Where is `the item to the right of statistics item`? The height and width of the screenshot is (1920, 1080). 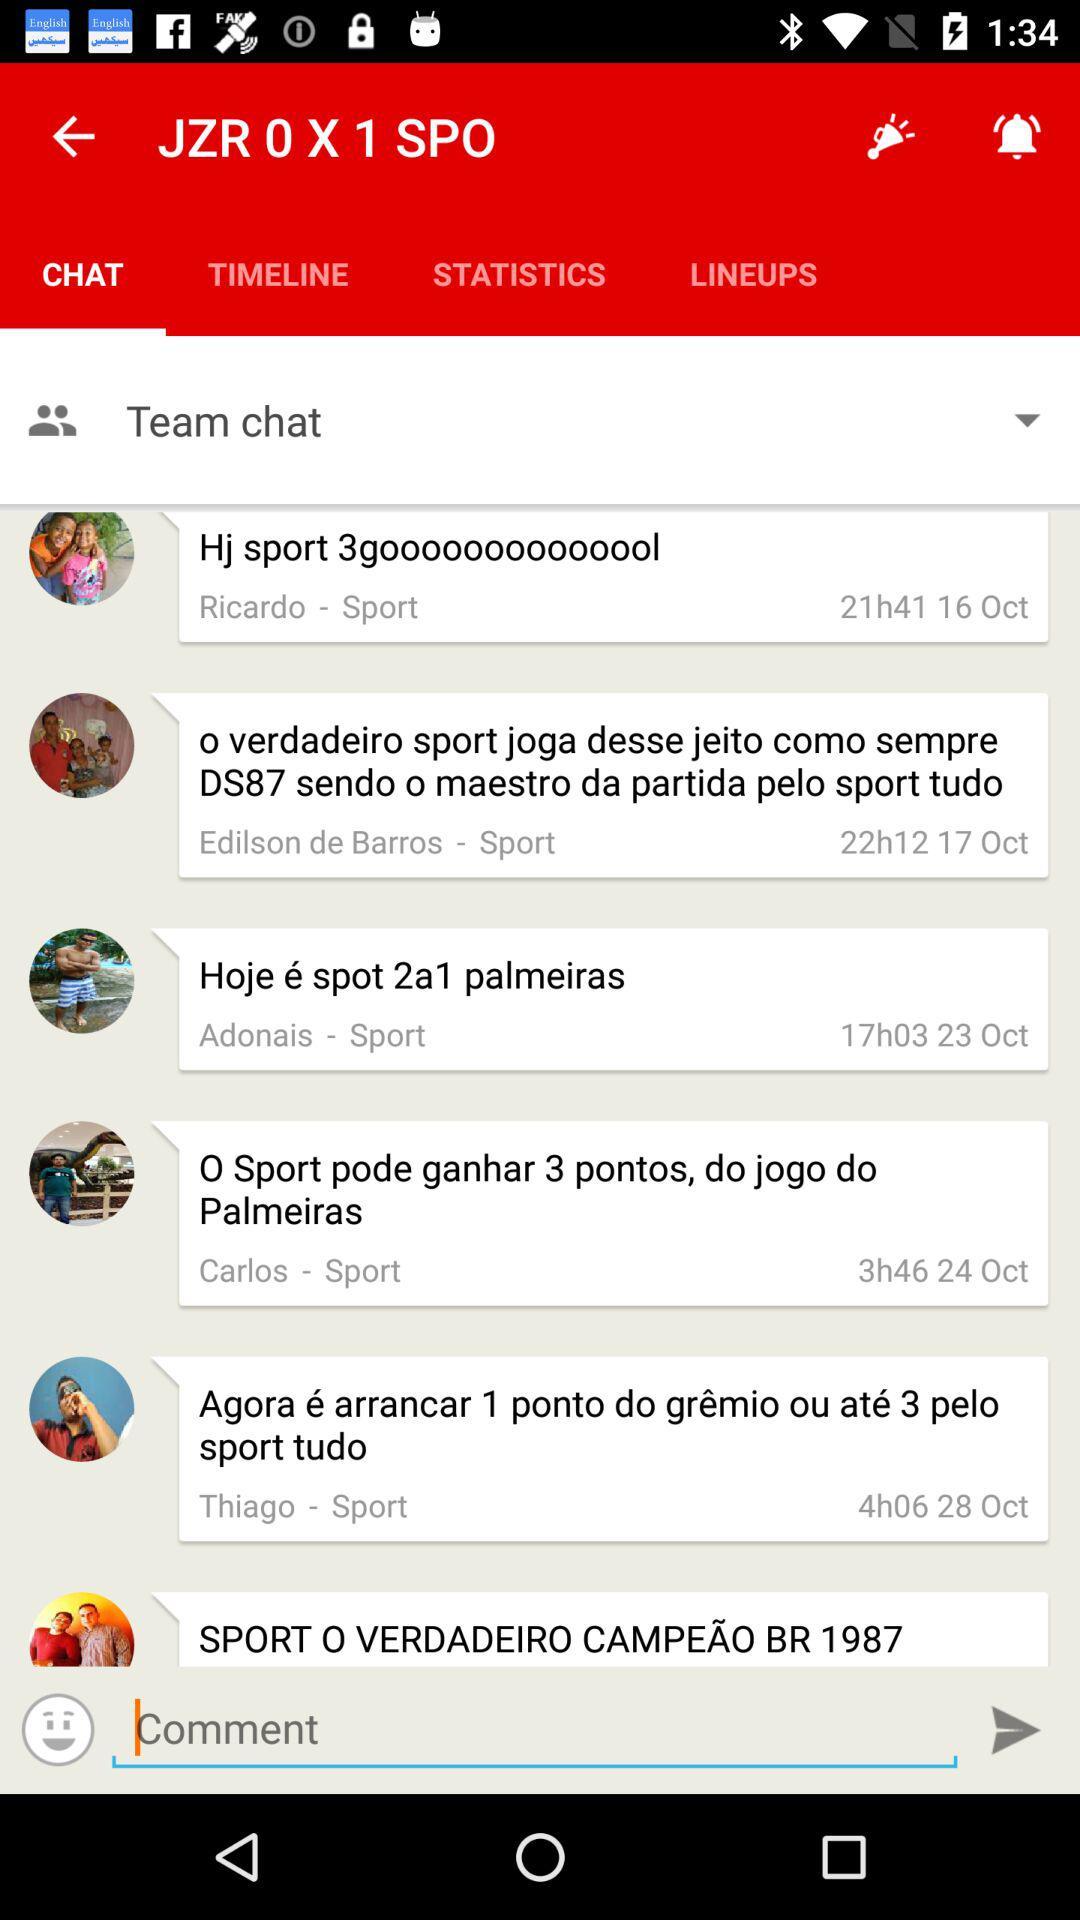 the item to the right of statistics item is located at coordinates (753, 272).